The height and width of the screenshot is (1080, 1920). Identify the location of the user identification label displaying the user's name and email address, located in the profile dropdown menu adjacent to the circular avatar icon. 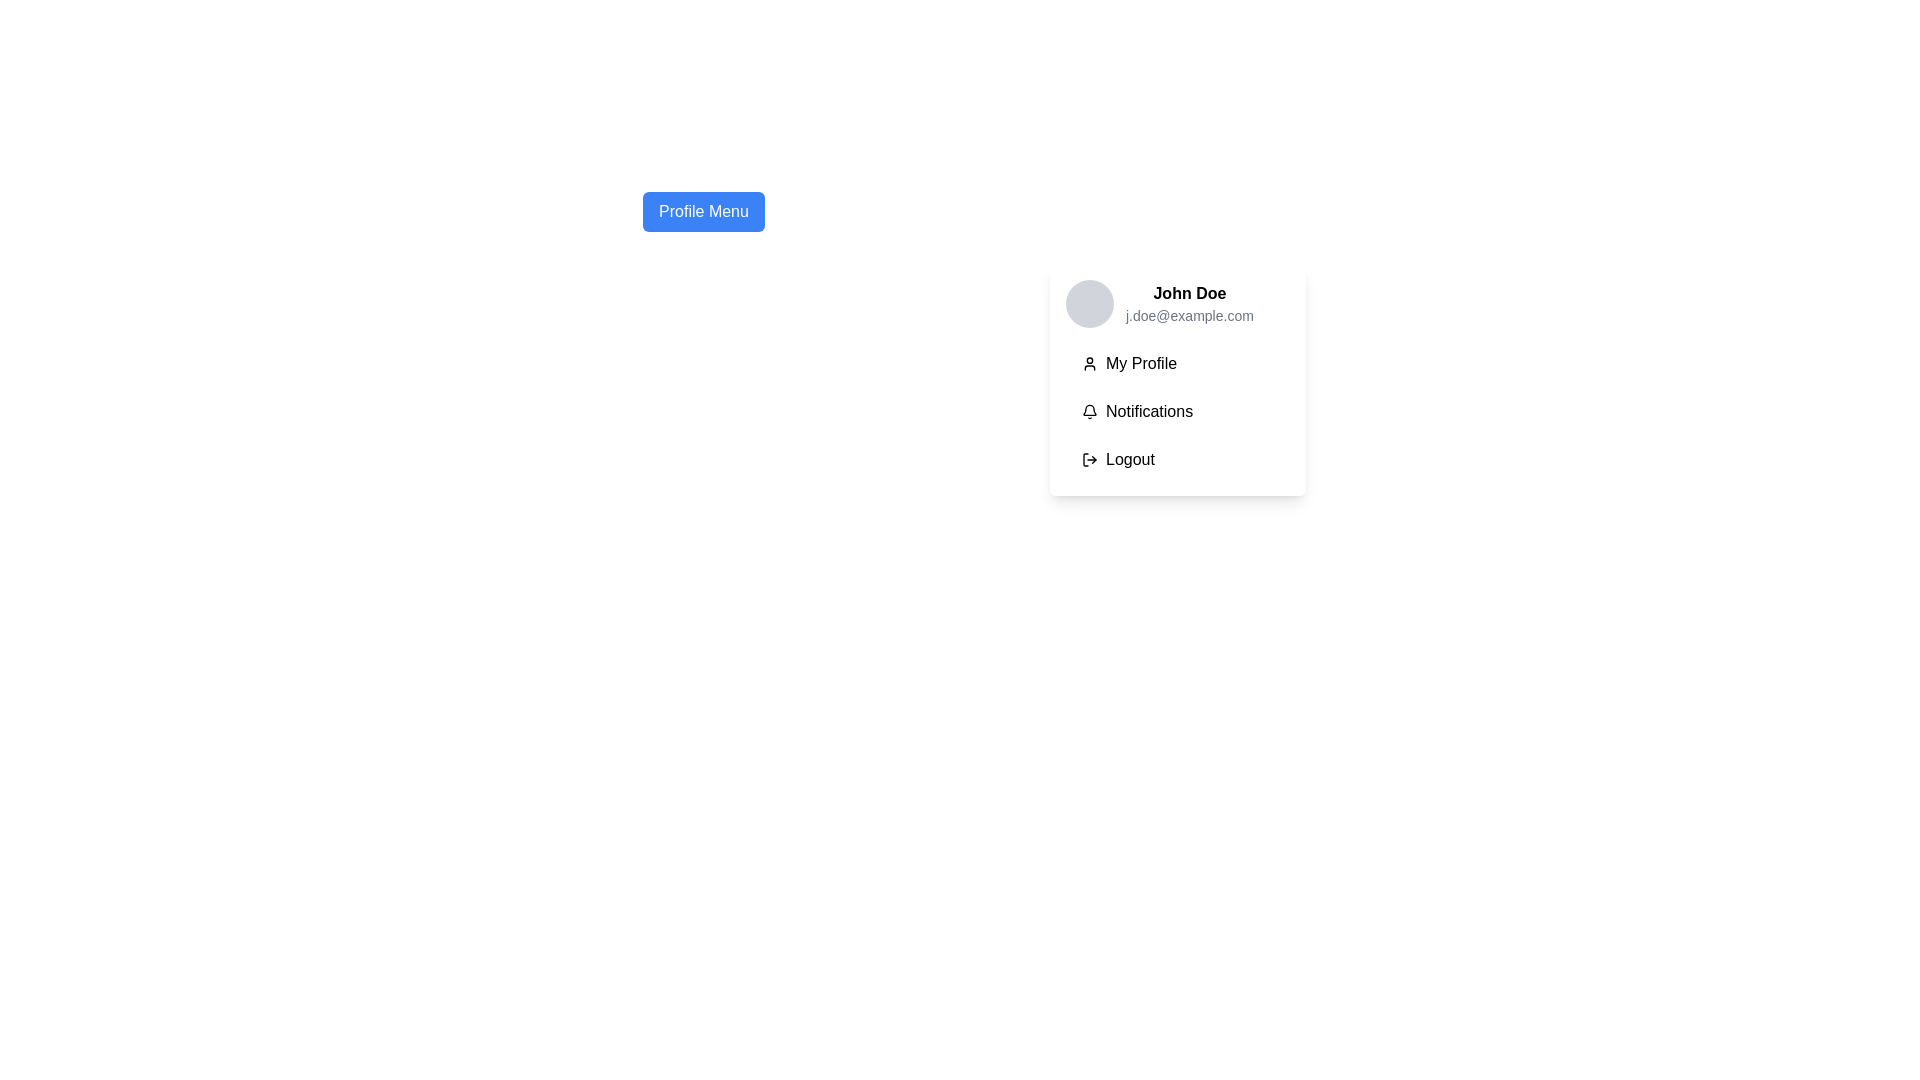
(1189, 304).